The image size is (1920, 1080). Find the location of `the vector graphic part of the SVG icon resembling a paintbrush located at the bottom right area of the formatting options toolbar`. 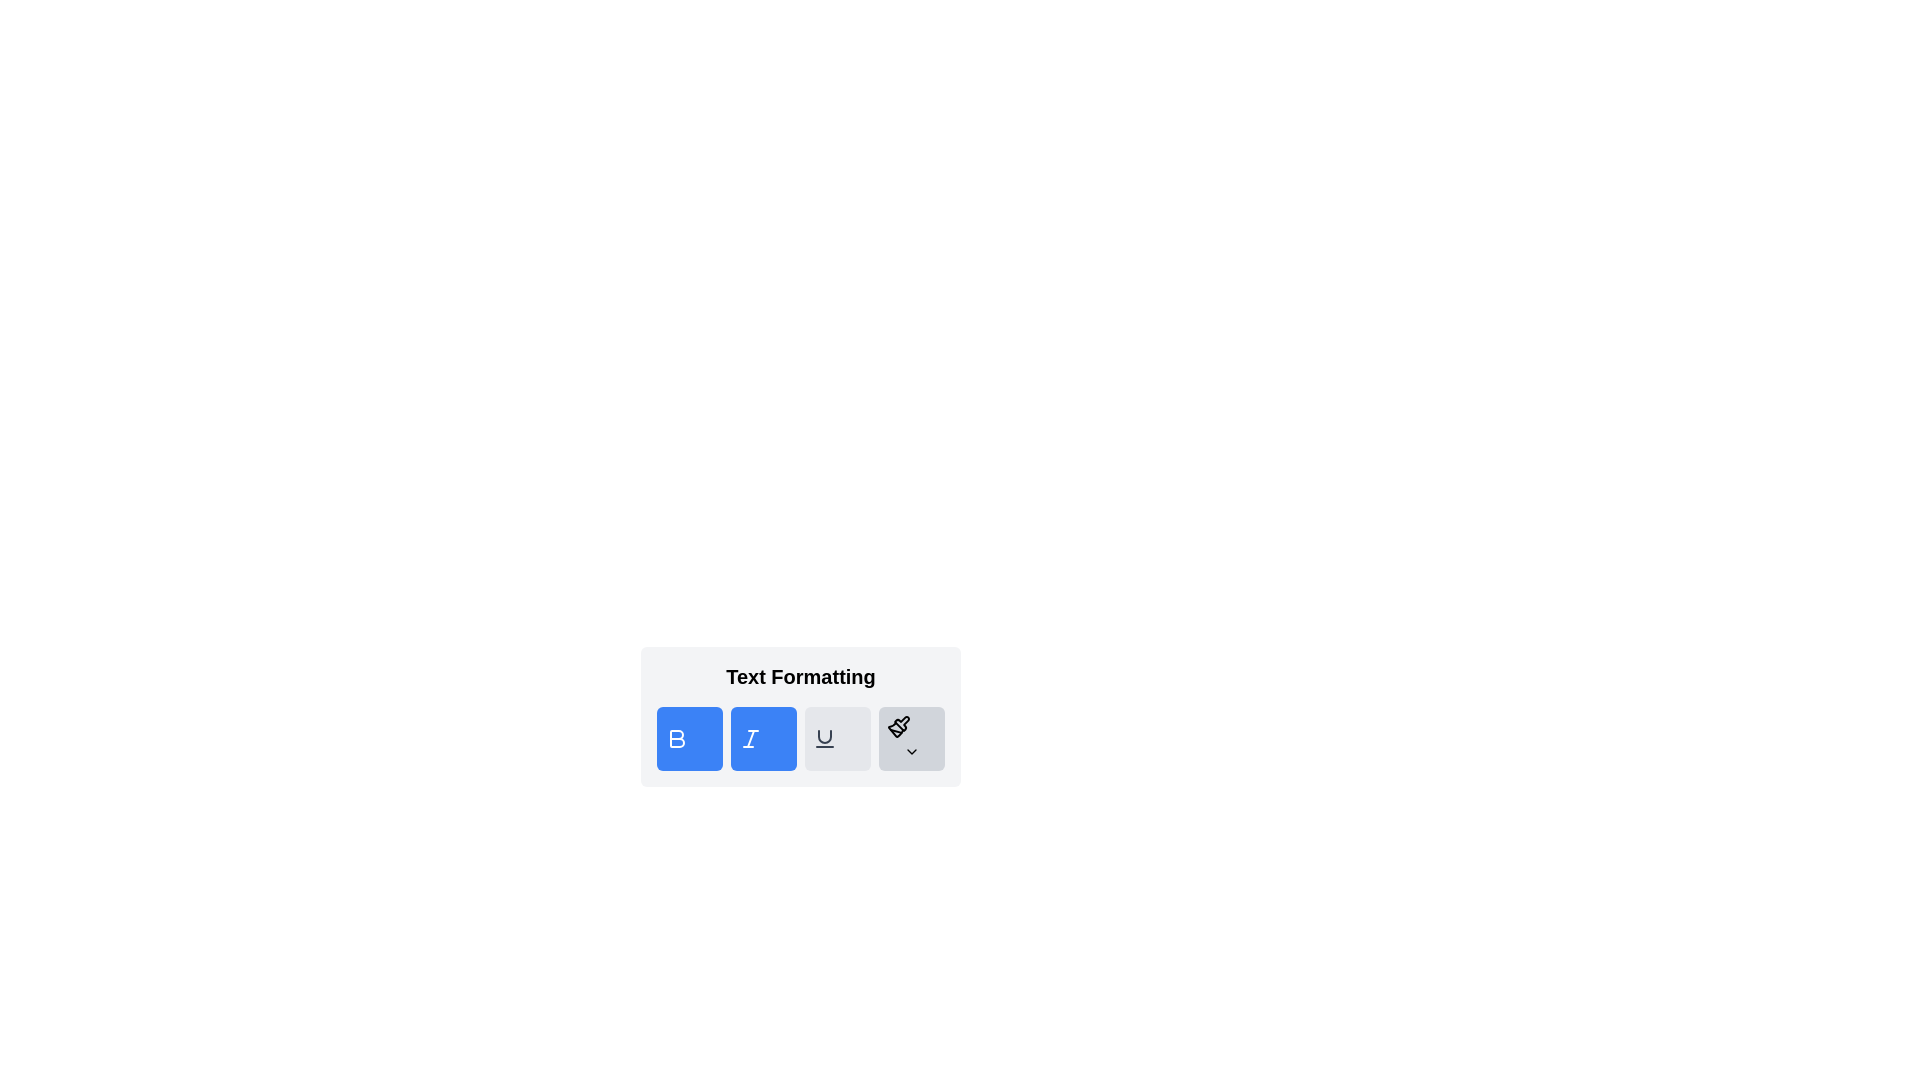

the vector graphic part of the SVG icon resembling a paintbrush located at the bottom right area of the formatting options toolbar is located at coordinates (901, 723).